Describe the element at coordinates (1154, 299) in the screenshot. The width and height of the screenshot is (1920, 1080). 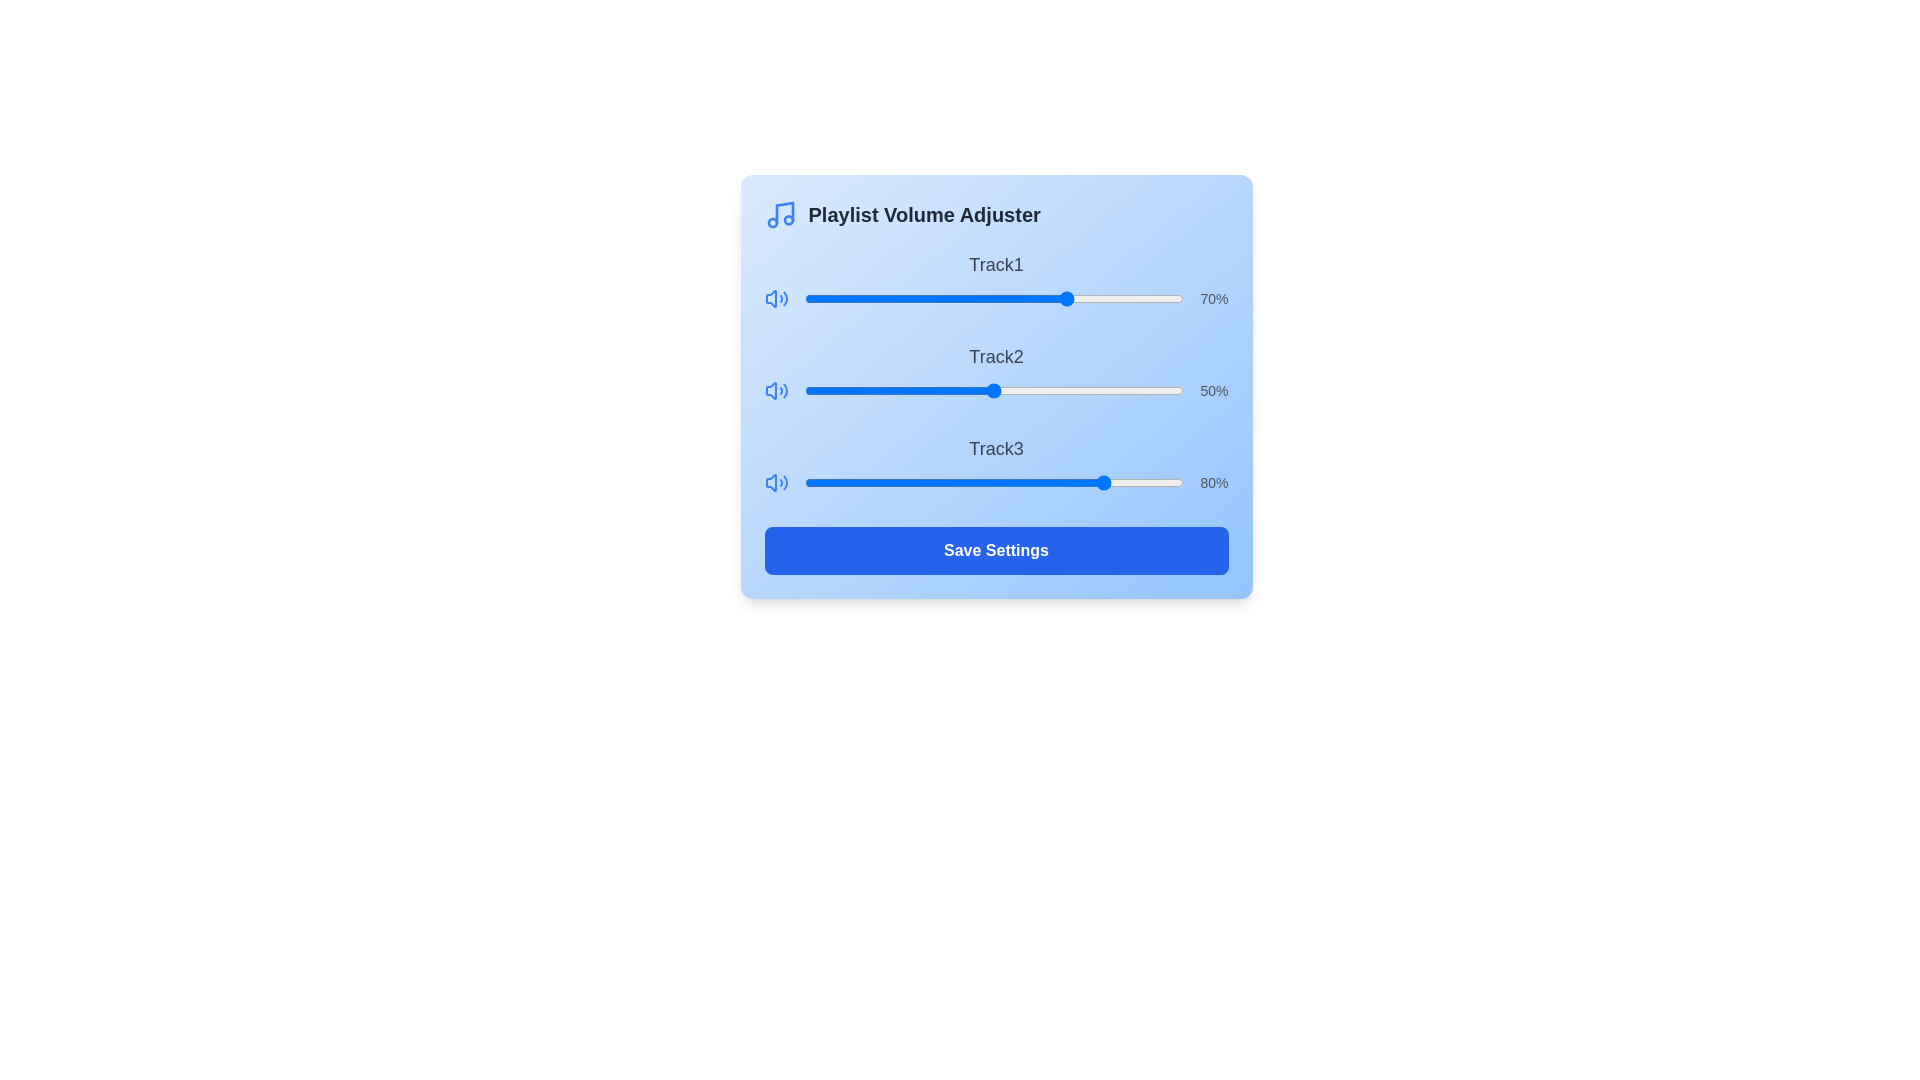
I see `the volume slider for Track1 to 92%` at that location.